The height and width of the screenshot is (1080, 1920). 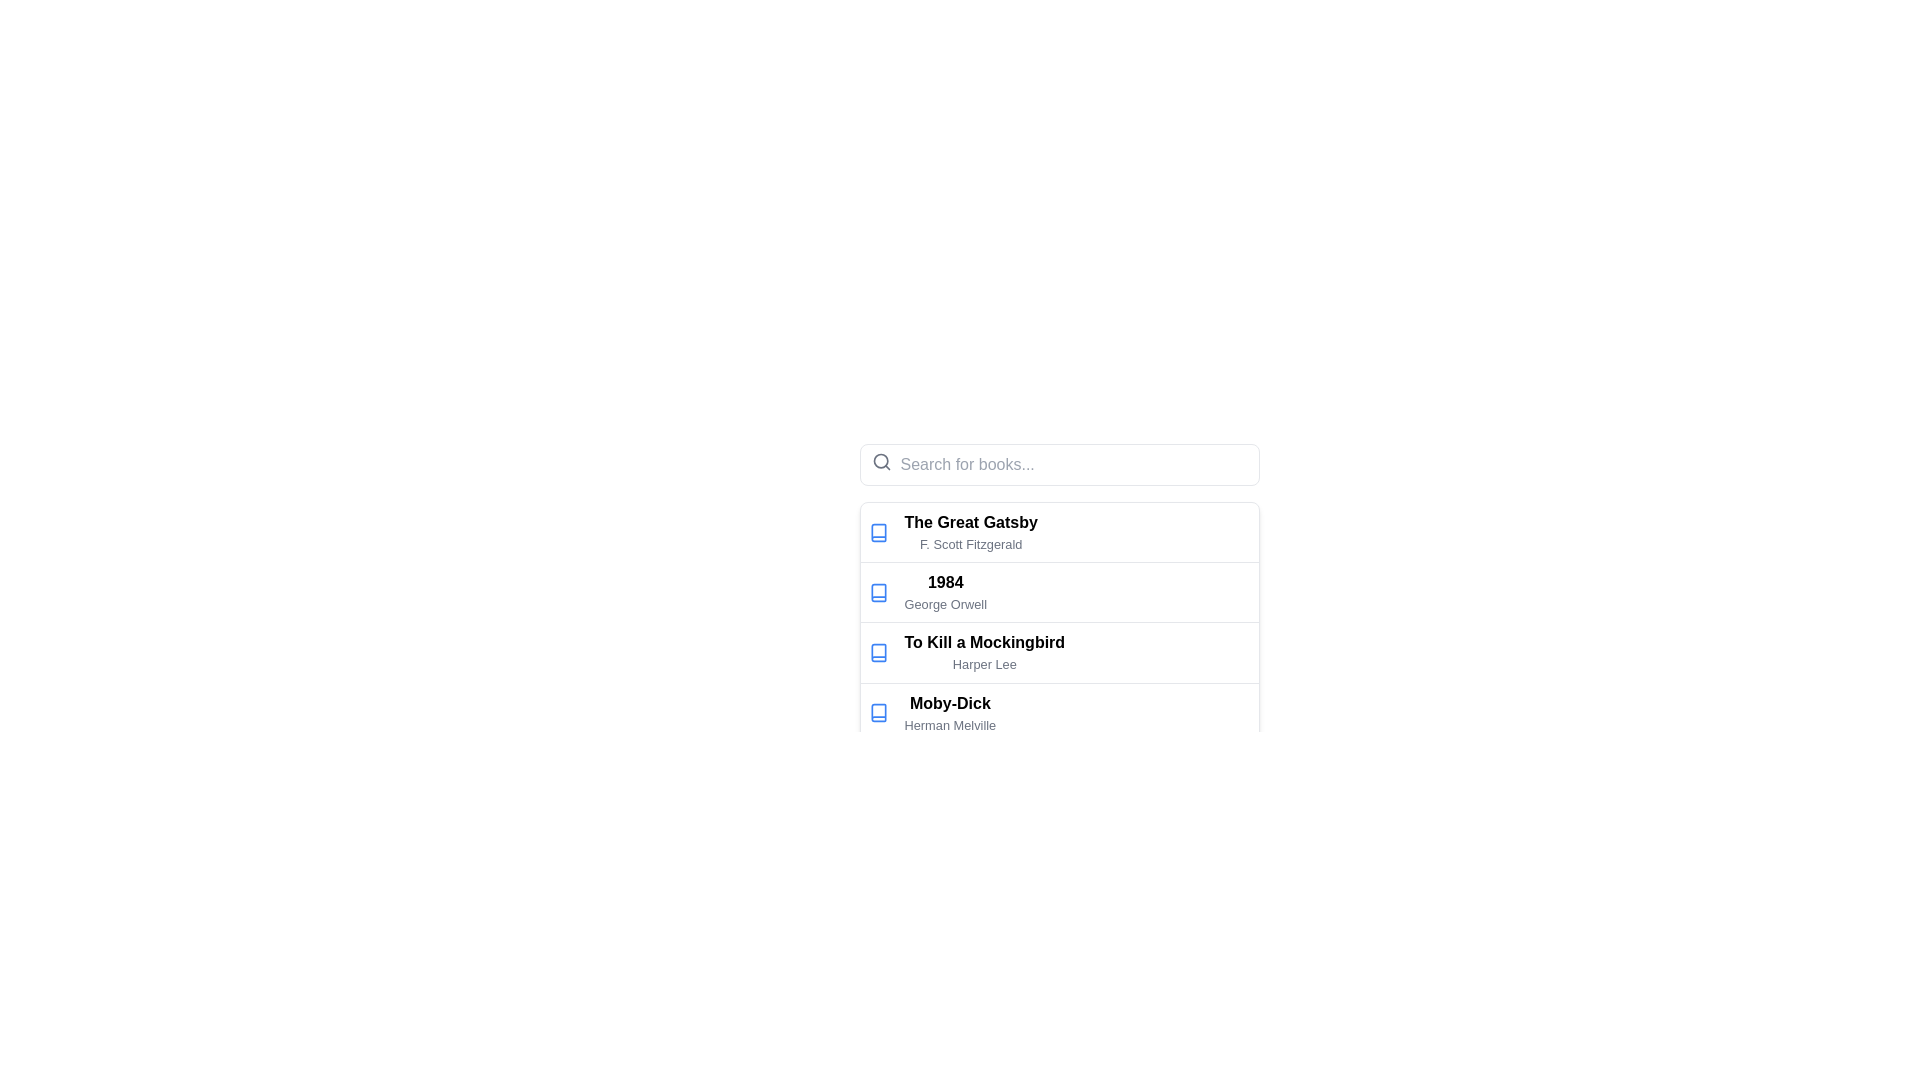 What do you see at coordinates (1058, 652) in the screenshot?
I see `the third item in the list of books, which provides the title and author for selection` at bounding box center [1058, 652].